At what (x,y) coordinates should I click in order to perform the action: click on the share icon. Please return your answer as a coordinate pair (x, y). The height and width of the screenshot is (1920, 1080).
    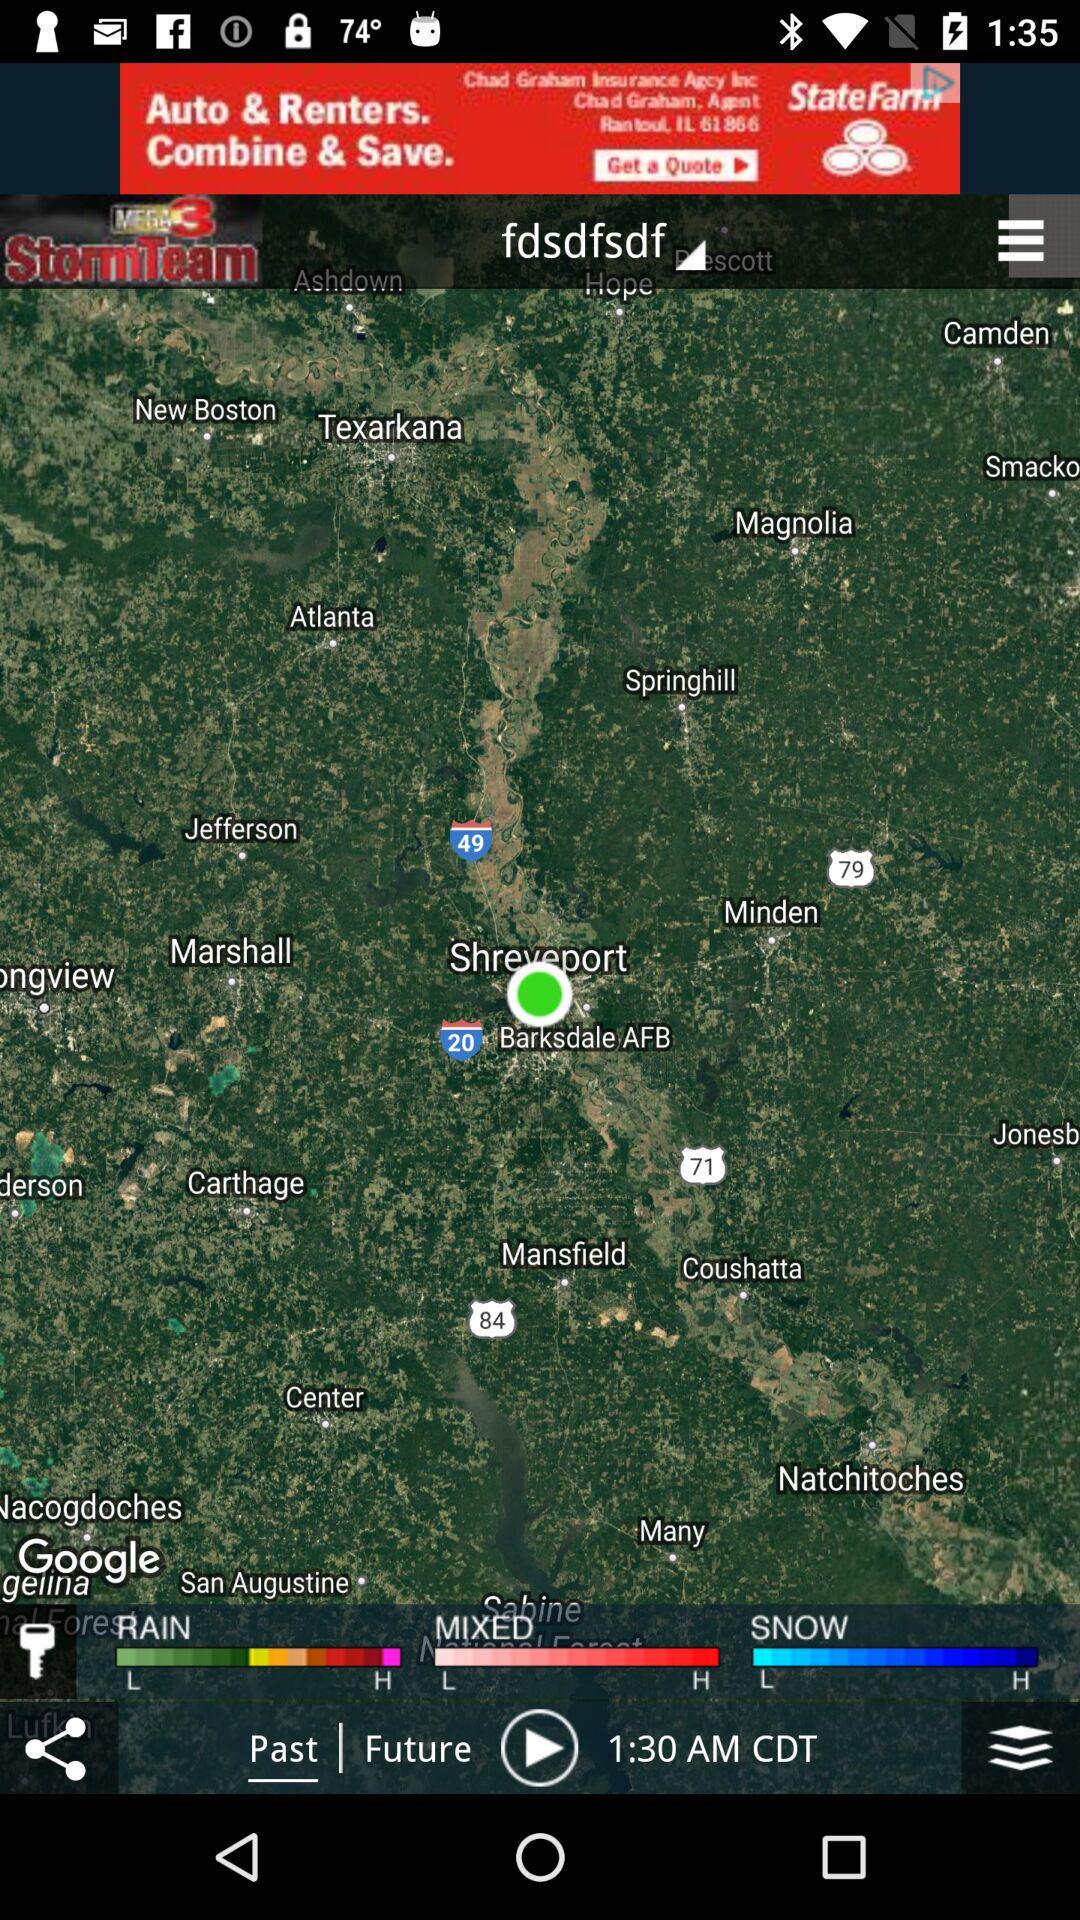
    Looking at the image, I should click on (58, 1746).